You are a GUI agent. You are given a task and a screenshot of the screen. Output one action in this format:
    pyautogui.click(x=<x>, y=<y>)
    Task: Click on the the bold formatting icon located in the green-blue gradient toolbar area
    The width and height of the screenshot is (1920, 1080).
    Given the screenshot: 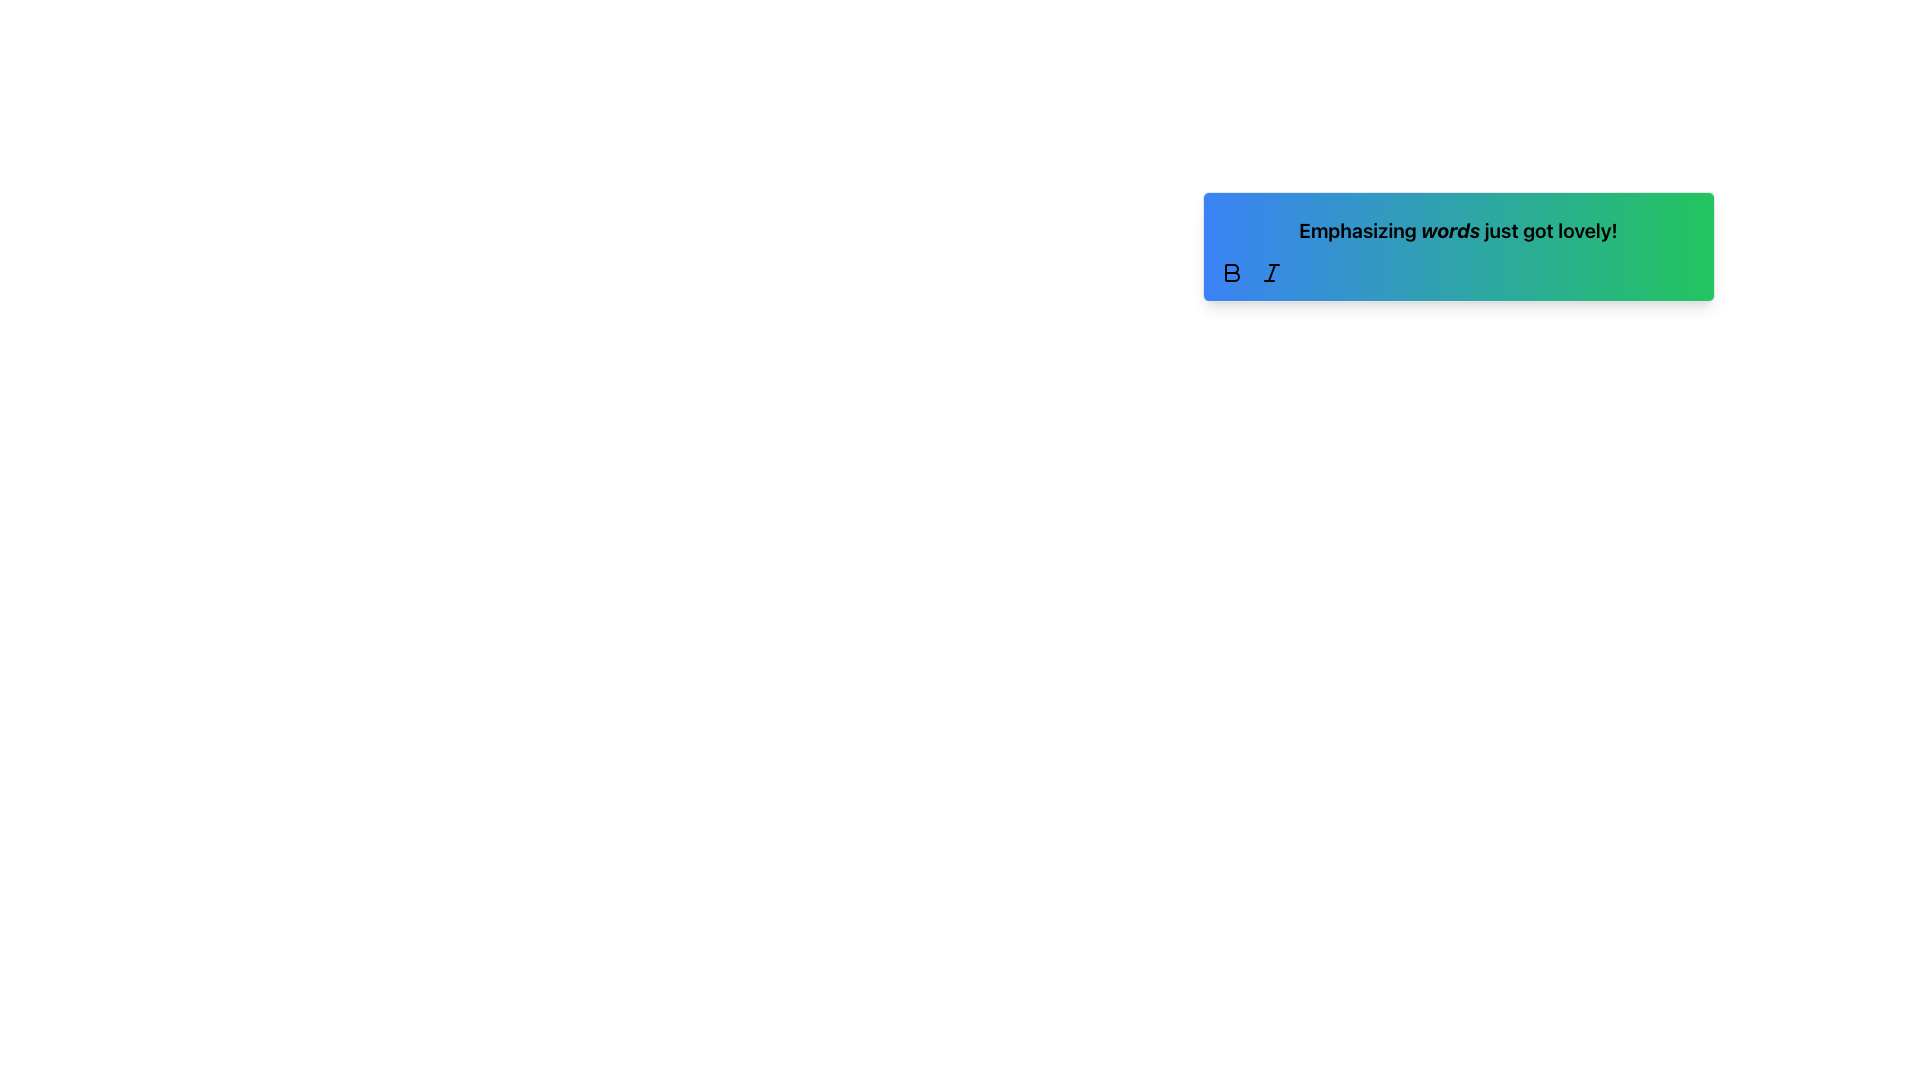 What is the action you would take?
    pyautogui.click(x=1231, y=273)
    